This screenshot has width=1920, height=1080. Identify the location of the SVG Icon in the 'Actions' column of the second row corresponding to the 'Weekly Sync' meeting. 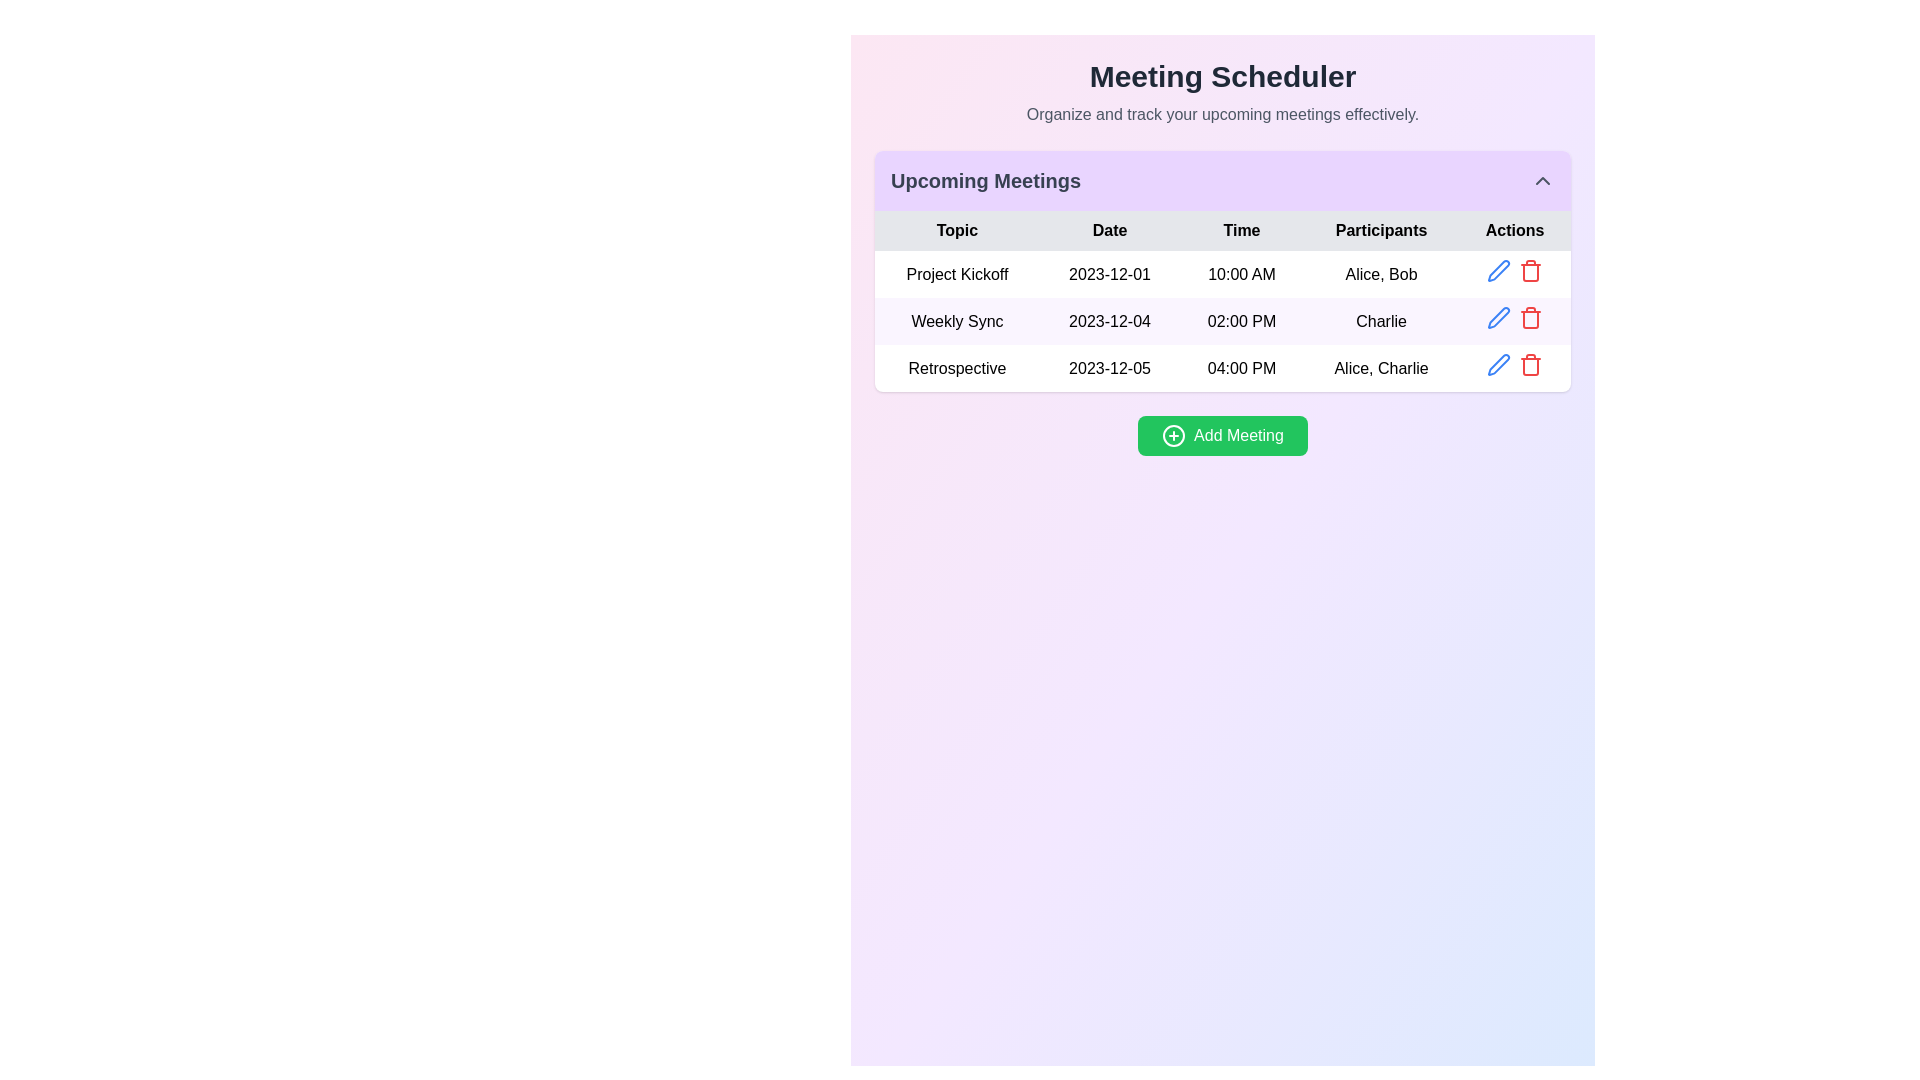
(1499, 316).